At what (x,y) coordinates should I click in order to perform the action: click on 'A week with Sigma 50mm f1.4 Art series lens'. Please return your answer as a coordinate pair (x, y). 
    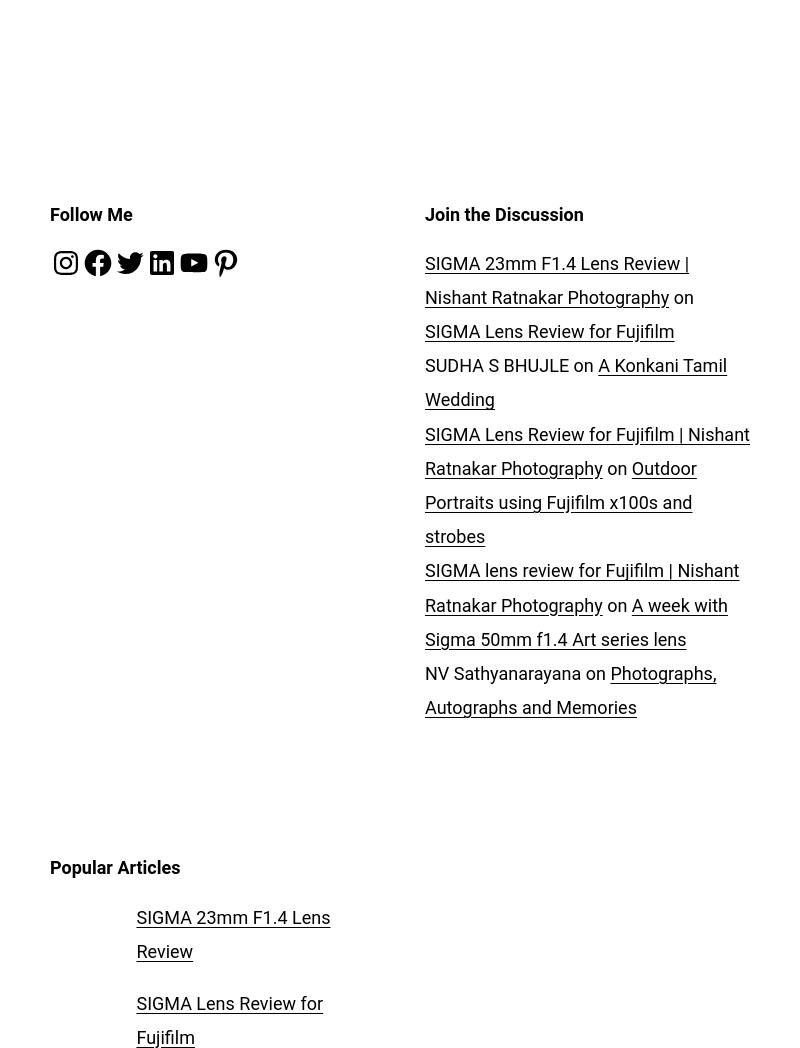
    Looking at the image, I should click on (424, 620).